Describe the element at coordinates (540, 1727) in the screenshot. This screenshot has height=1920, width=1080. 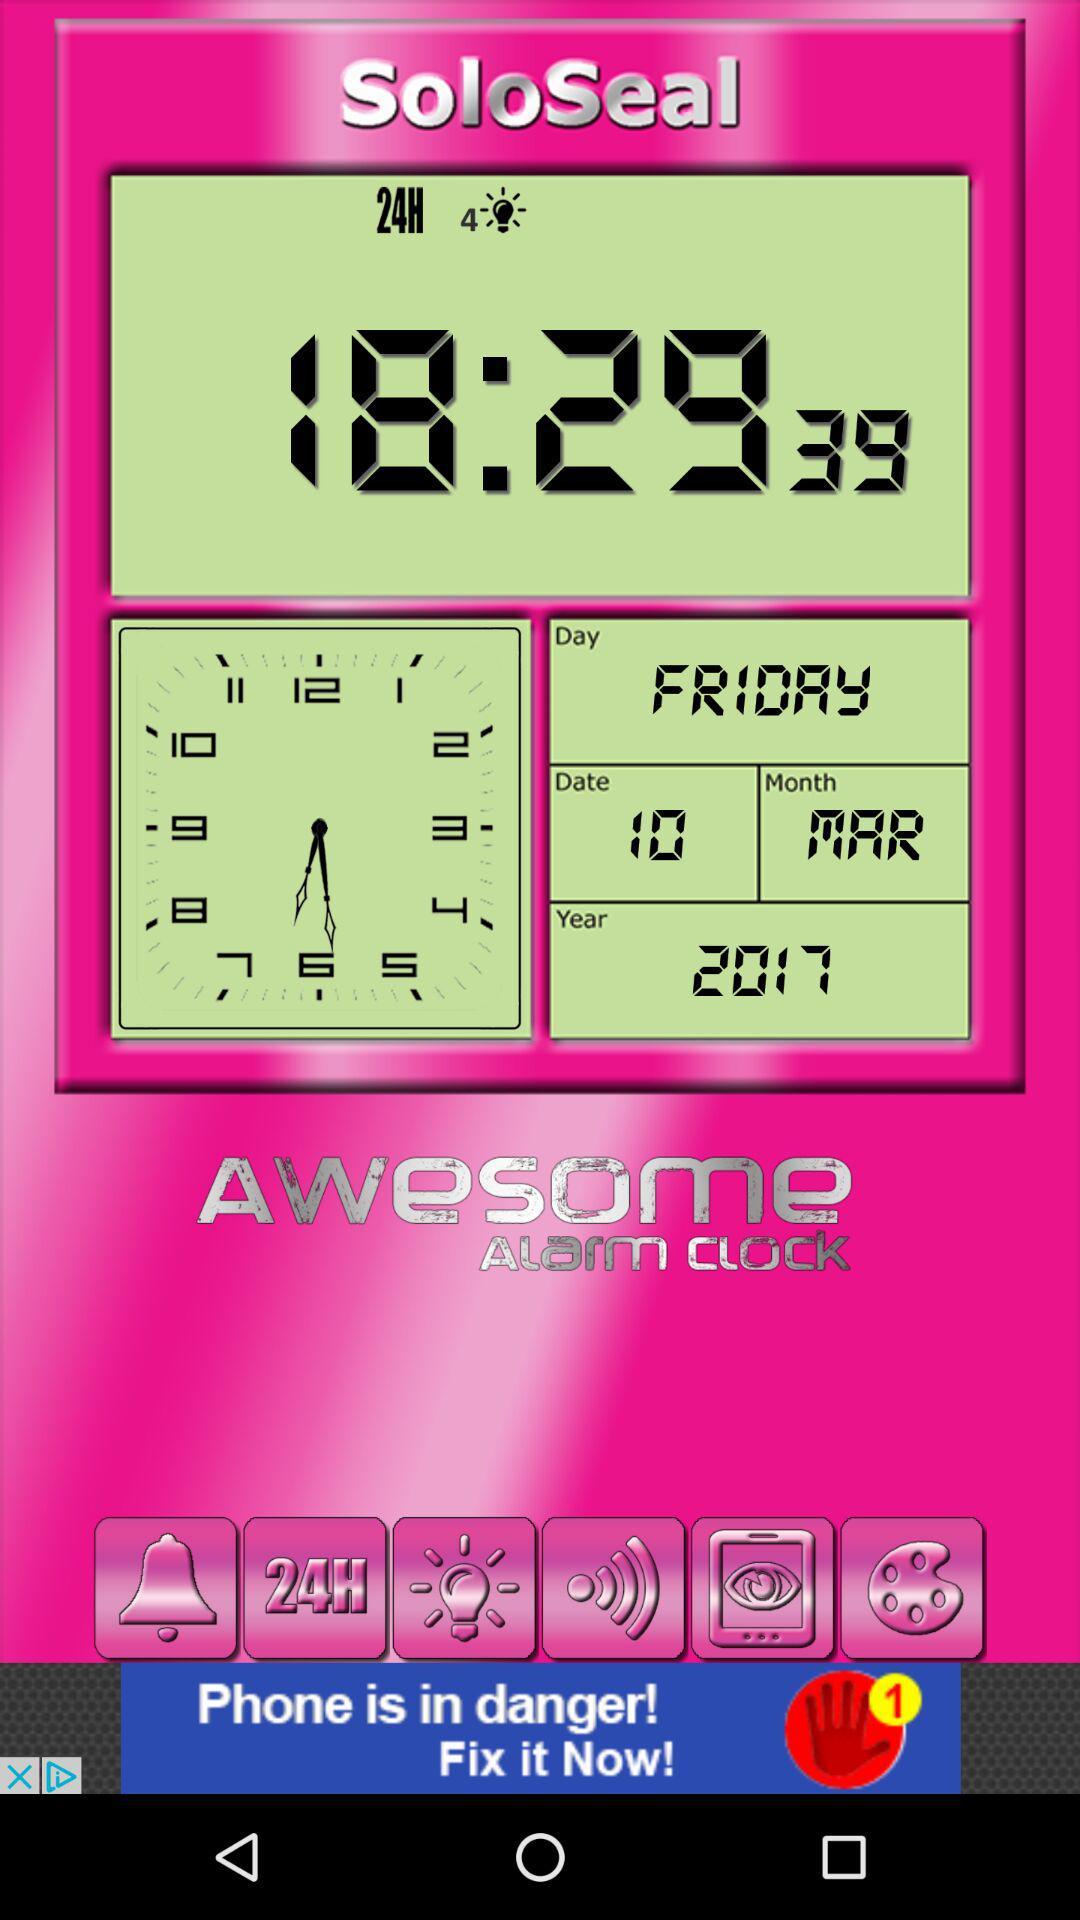
I see `the picture` at that location.